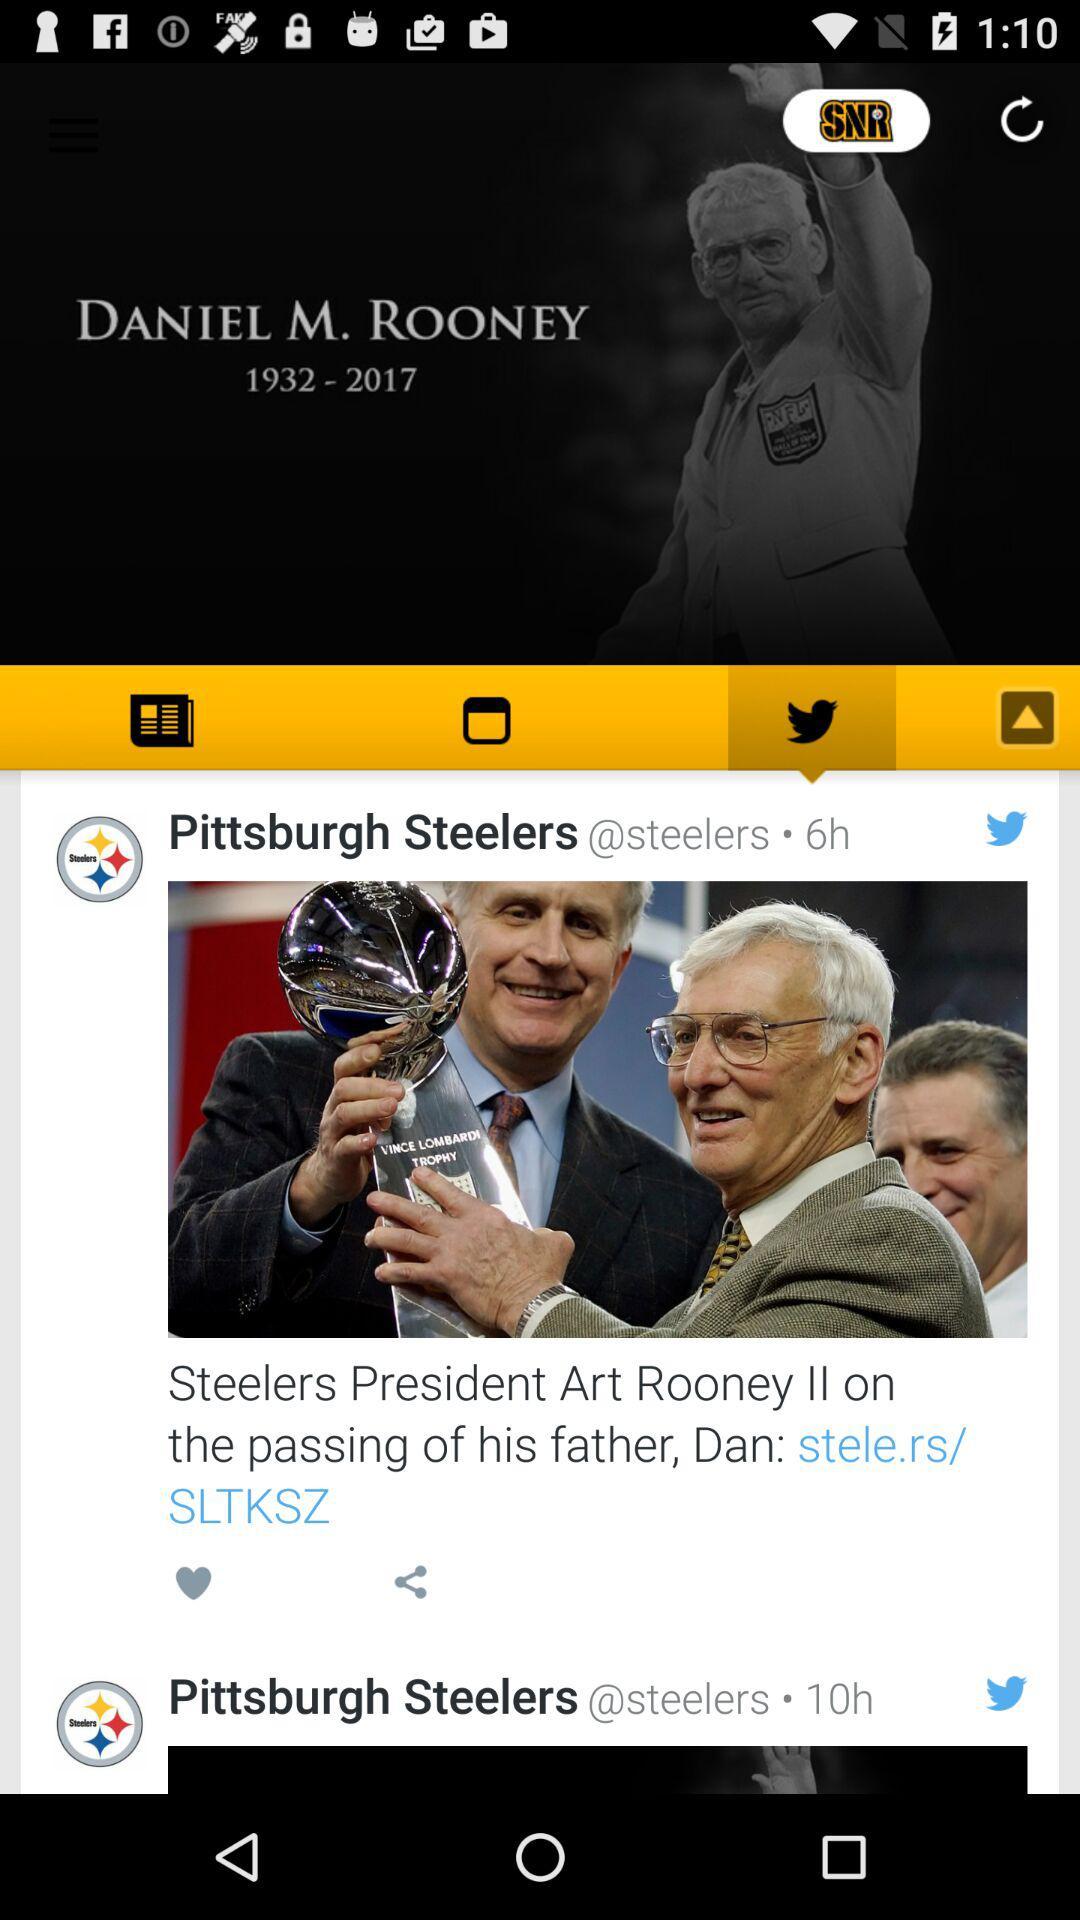  Describe the element at coordinates (596, 1108) in the screenshot. I see `show article` at that location.